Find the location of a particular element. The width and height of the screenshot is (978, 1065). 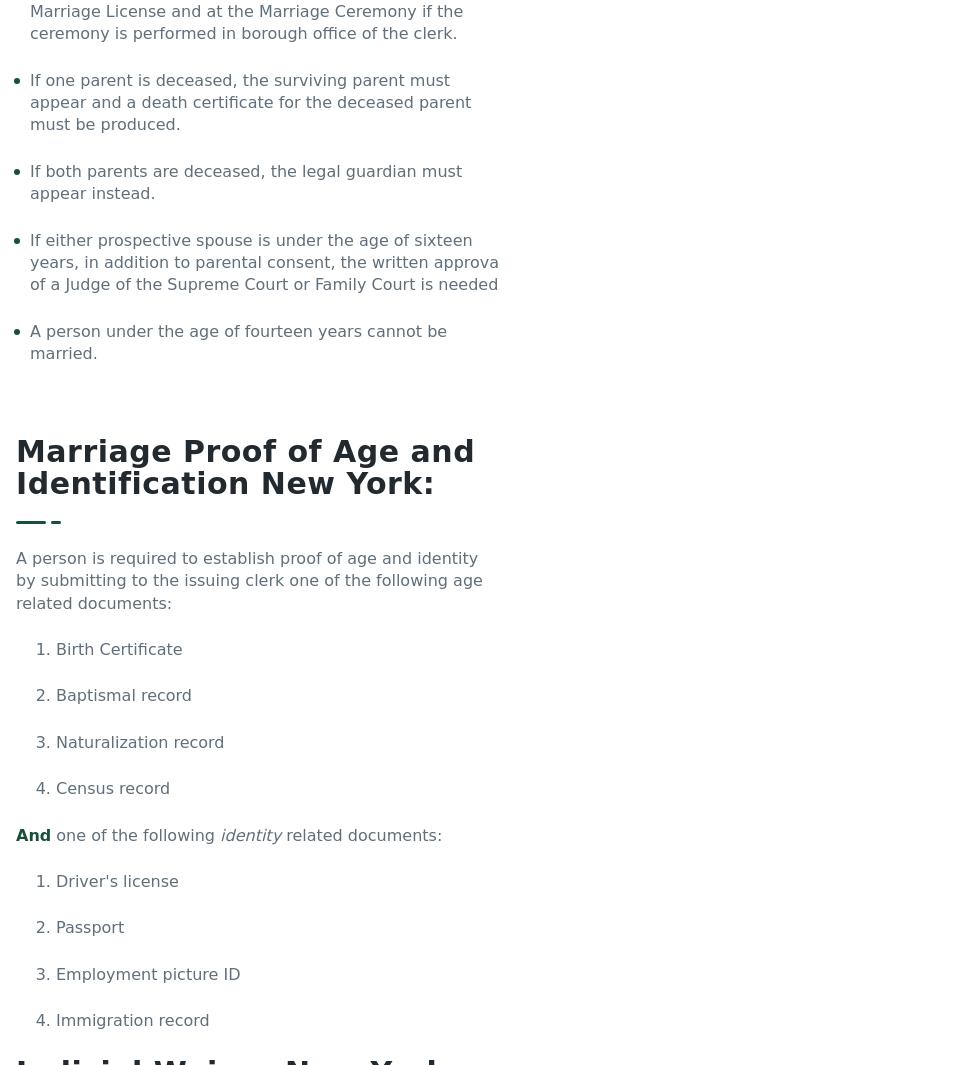

'If both parents are deceased, the legal guardian must appear instead.' is located at coordinates (244, 181).